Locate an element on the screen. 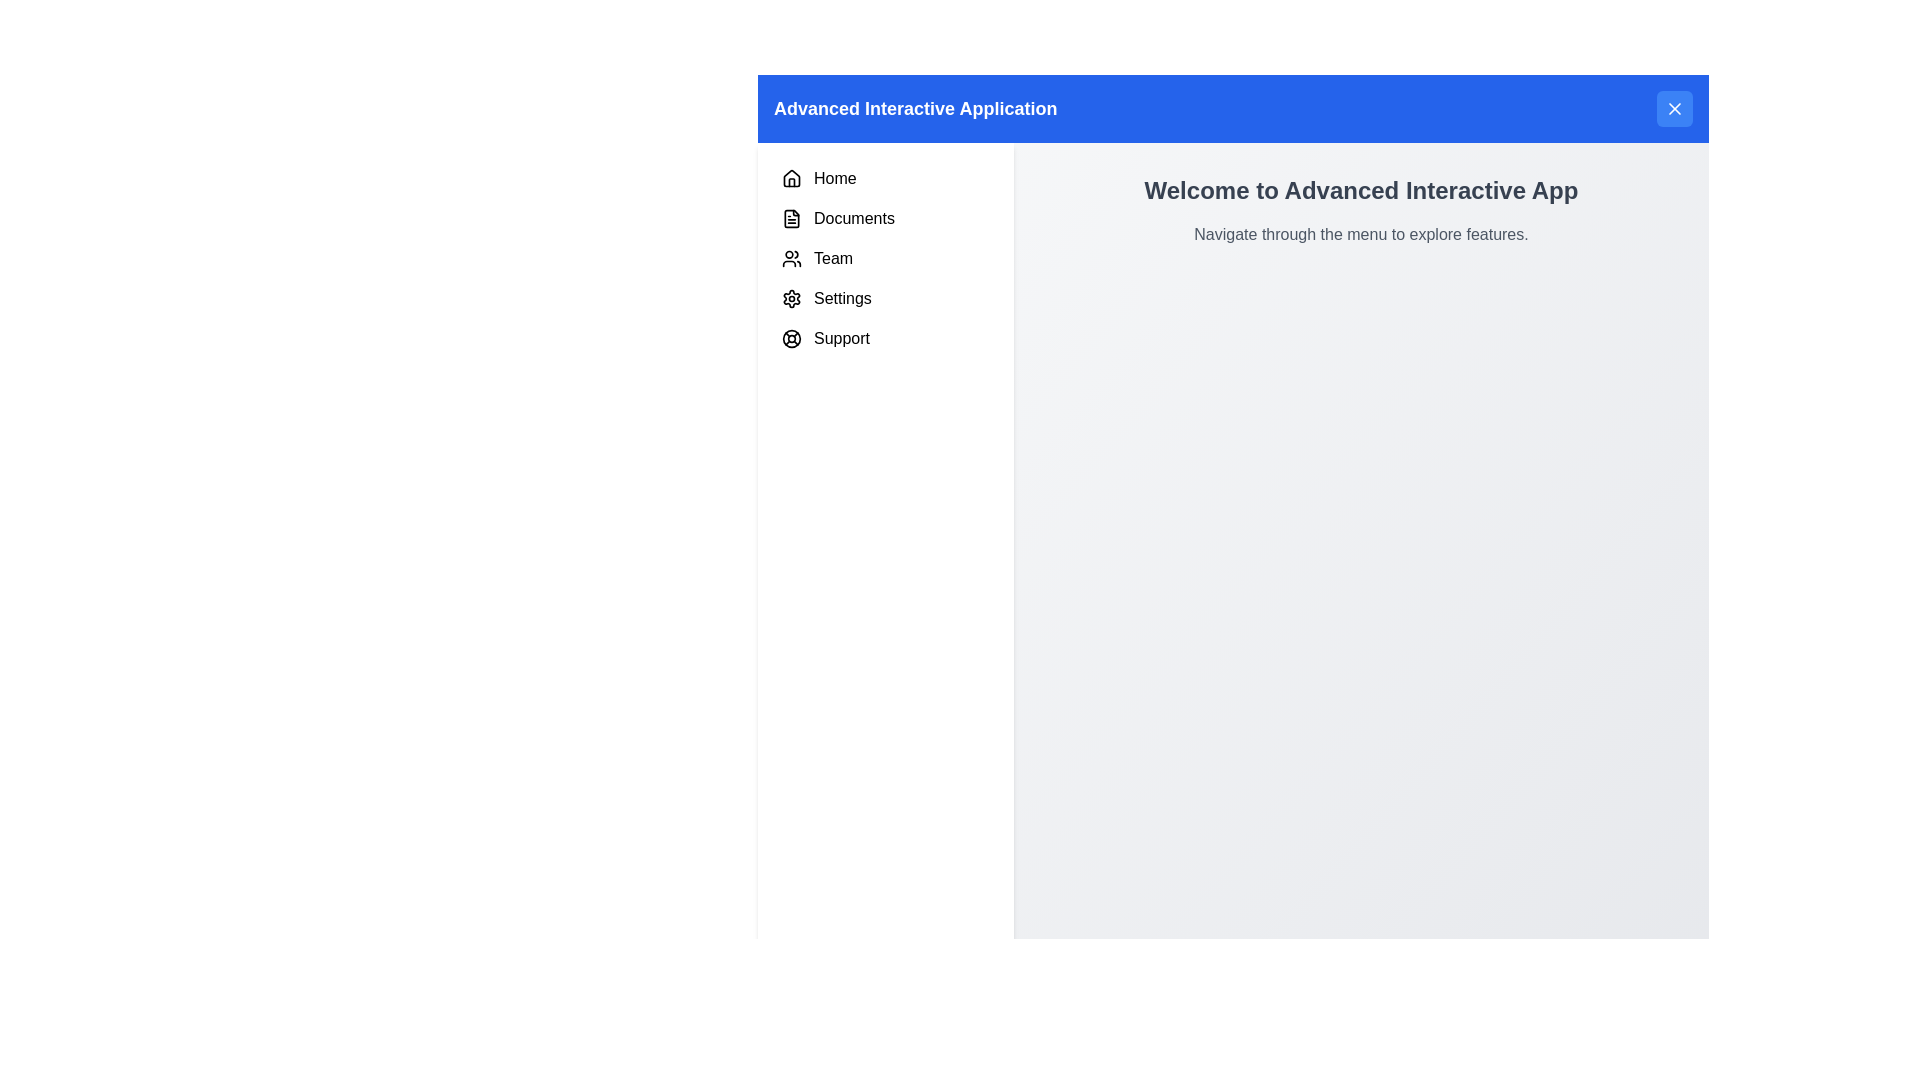 This screenshot has height=1080, width=1920. the 'Support' icon located at the bottom of the left sidebar menu is located at coordinates (791, 338).